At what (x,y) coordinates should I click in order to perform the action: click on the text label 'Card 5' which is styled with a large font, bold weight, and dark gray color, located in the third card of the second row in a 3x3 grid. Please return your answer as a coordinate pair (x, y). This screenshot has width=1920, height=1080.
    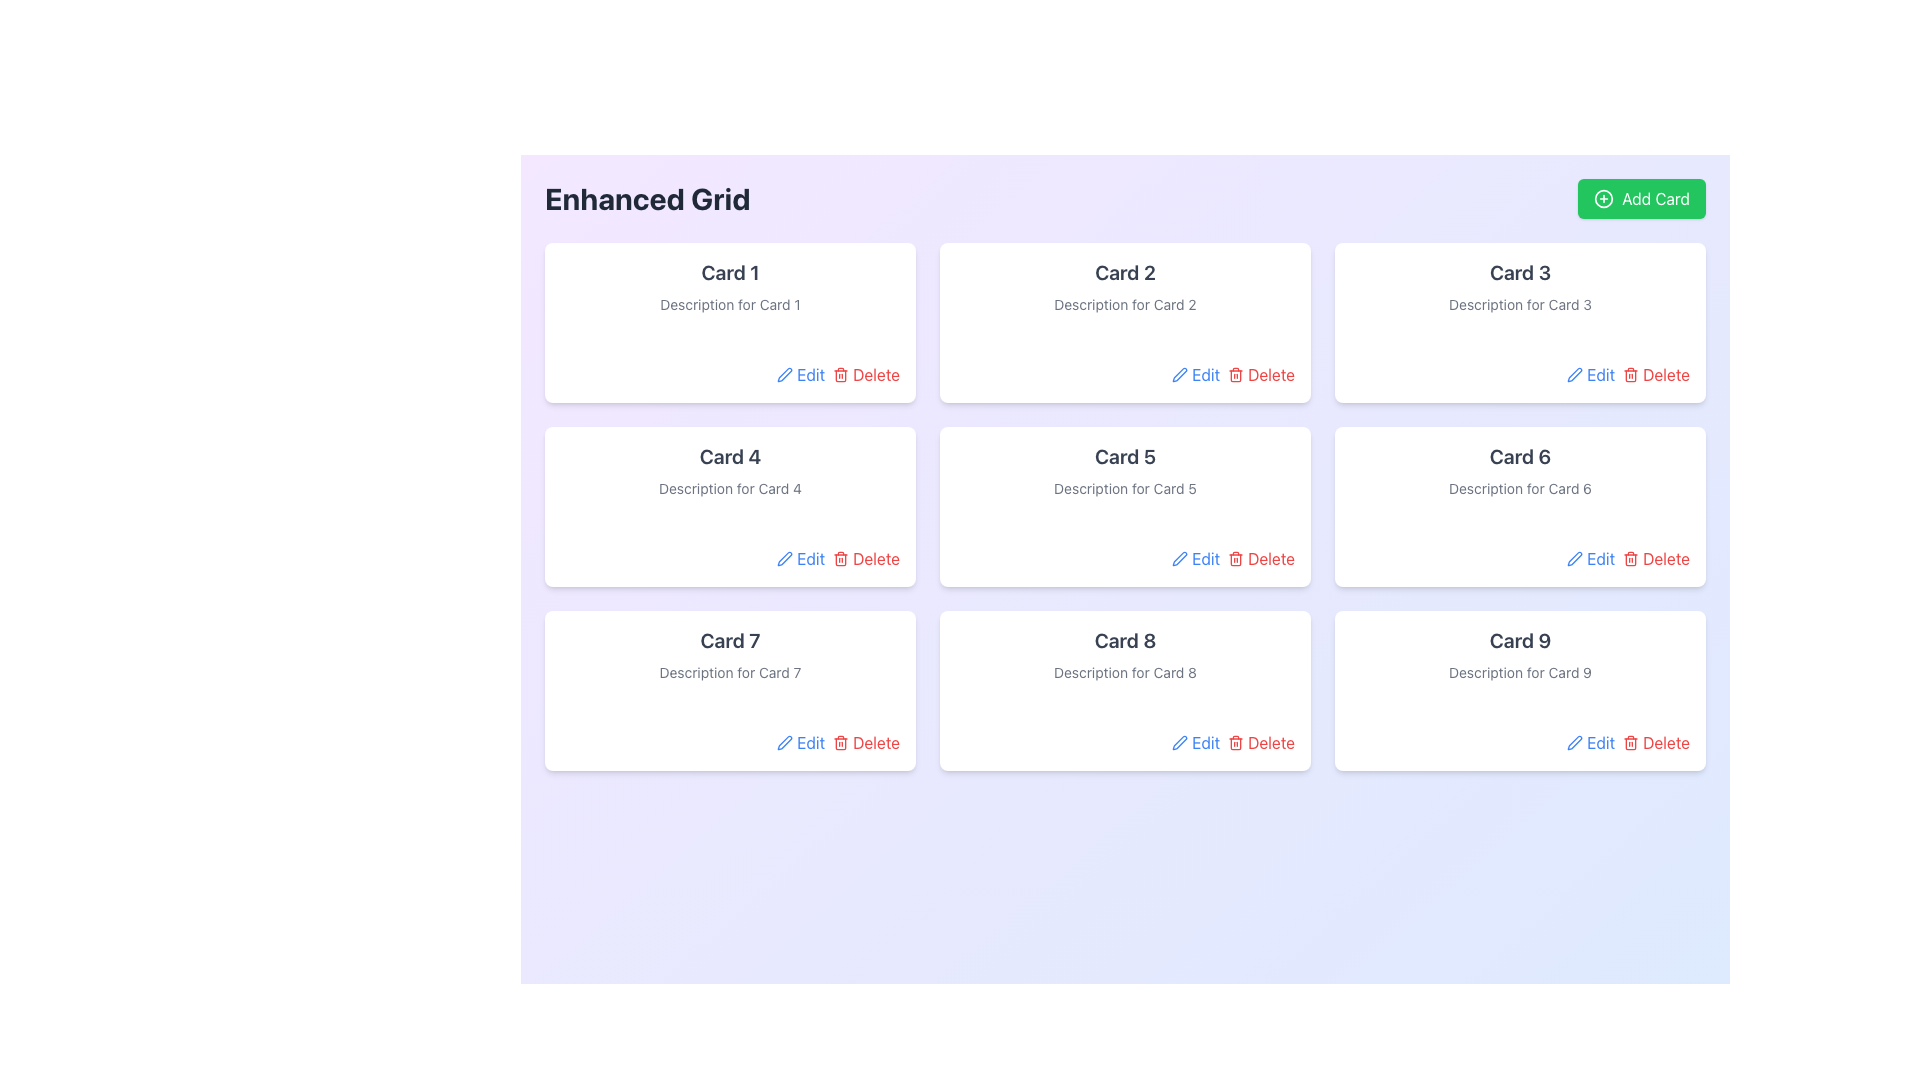
    Looking at the image, I should click on (1125, 456).